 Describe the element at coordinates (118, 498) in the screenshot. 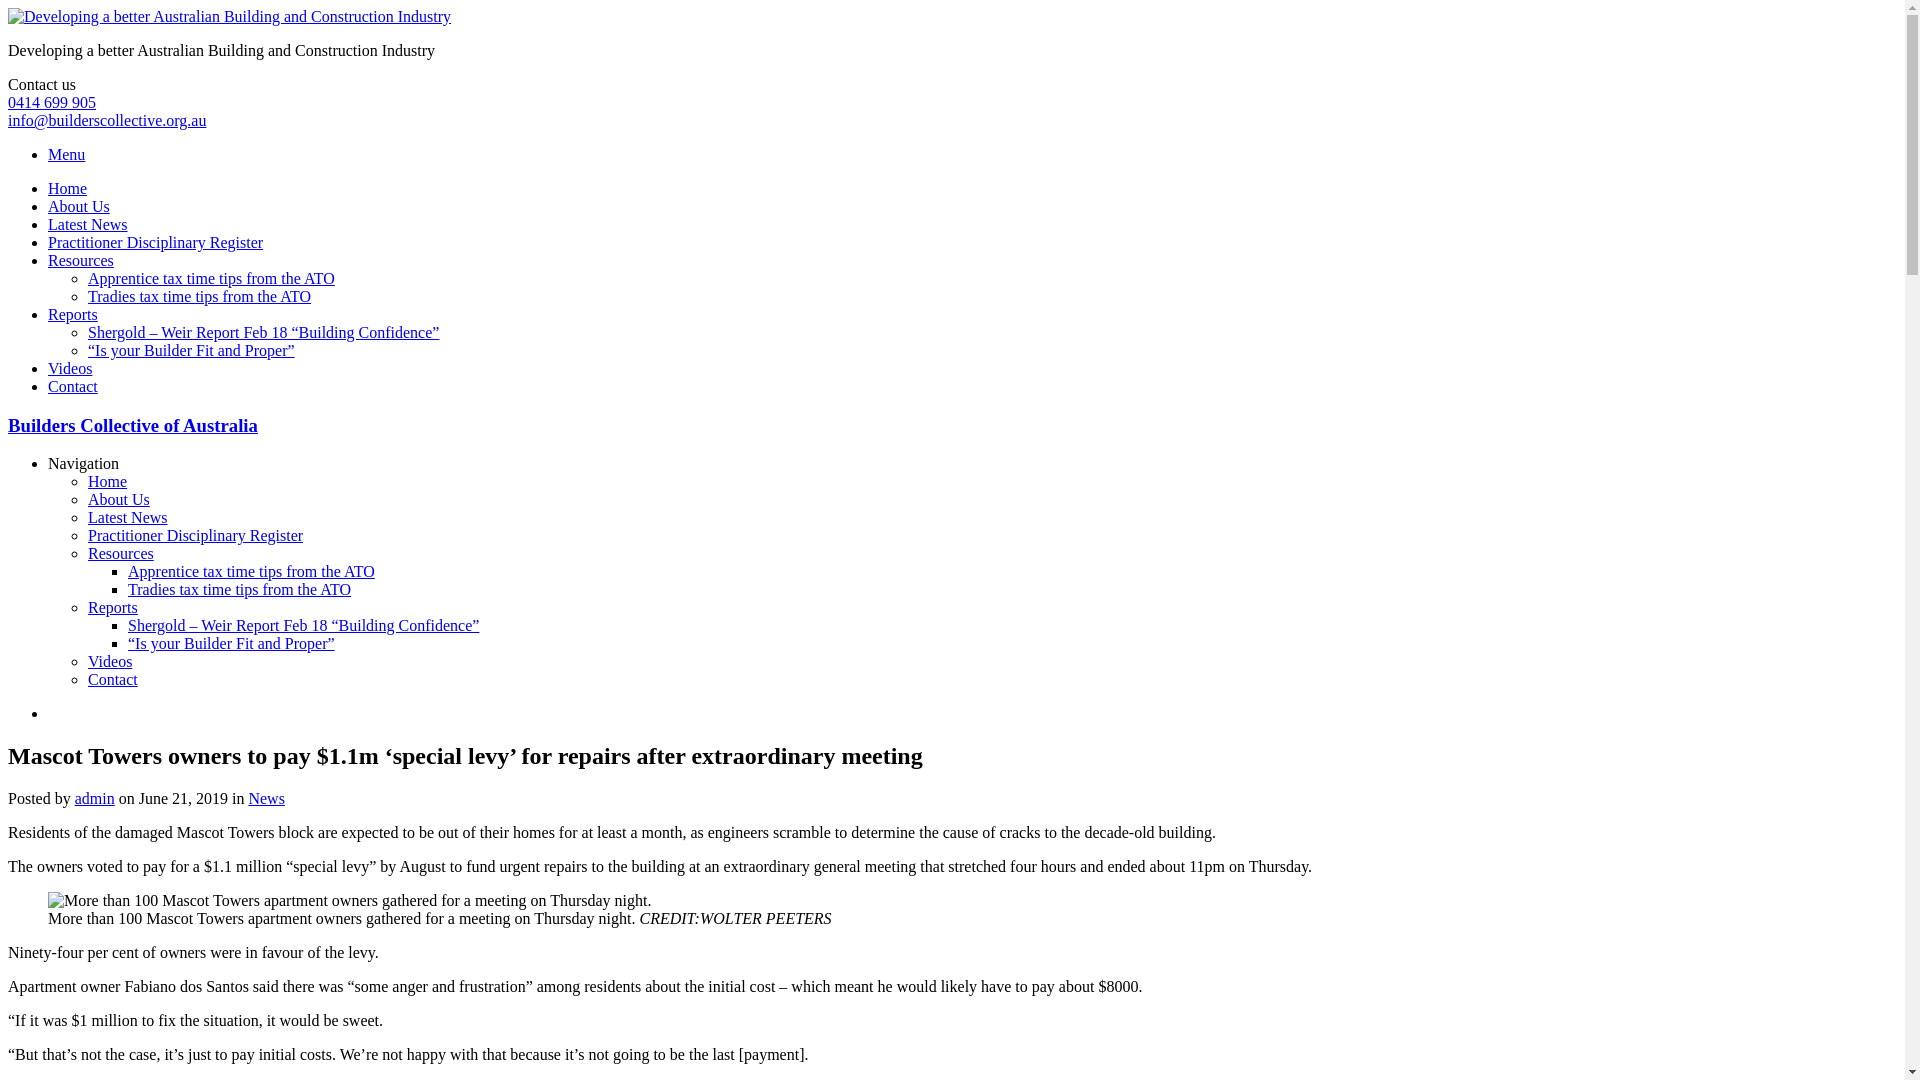

I see `'About Us'` at that location.